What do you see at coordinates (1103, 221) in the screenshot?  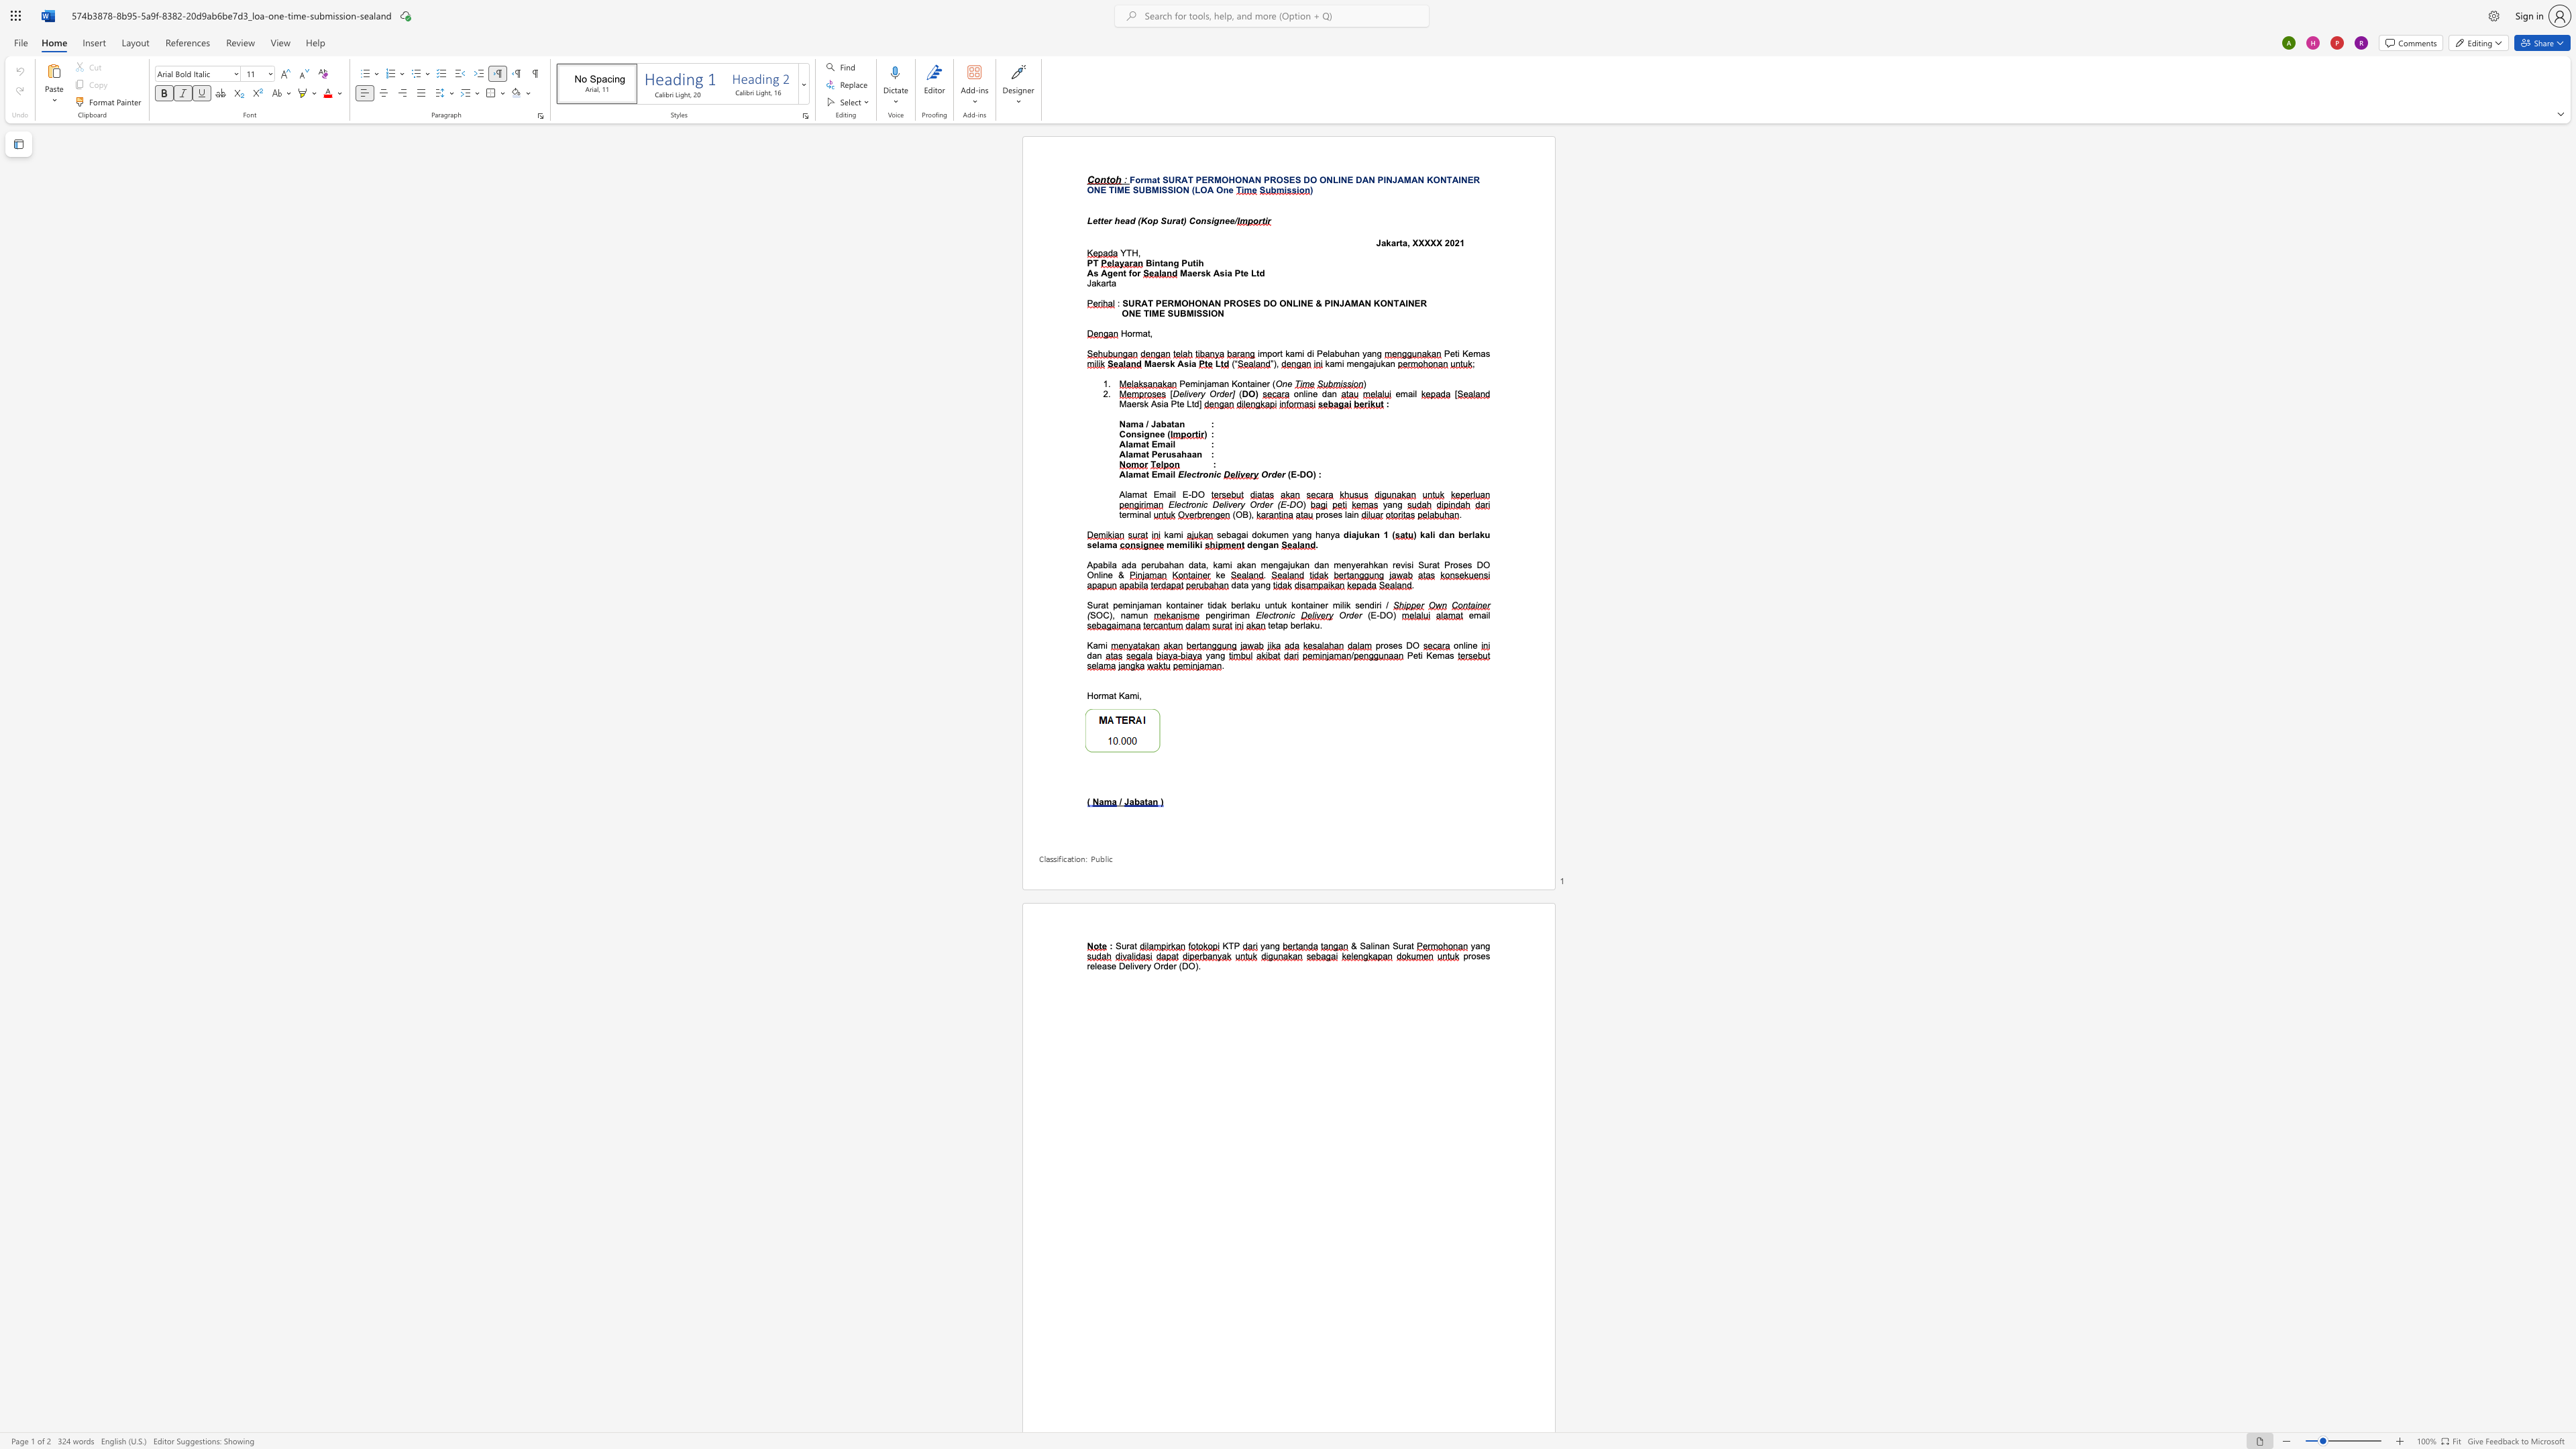 I see `the subset text "er h" within the text "Letter head (Kop Surat) Consignee/"` at bounding box center [1103, 221].